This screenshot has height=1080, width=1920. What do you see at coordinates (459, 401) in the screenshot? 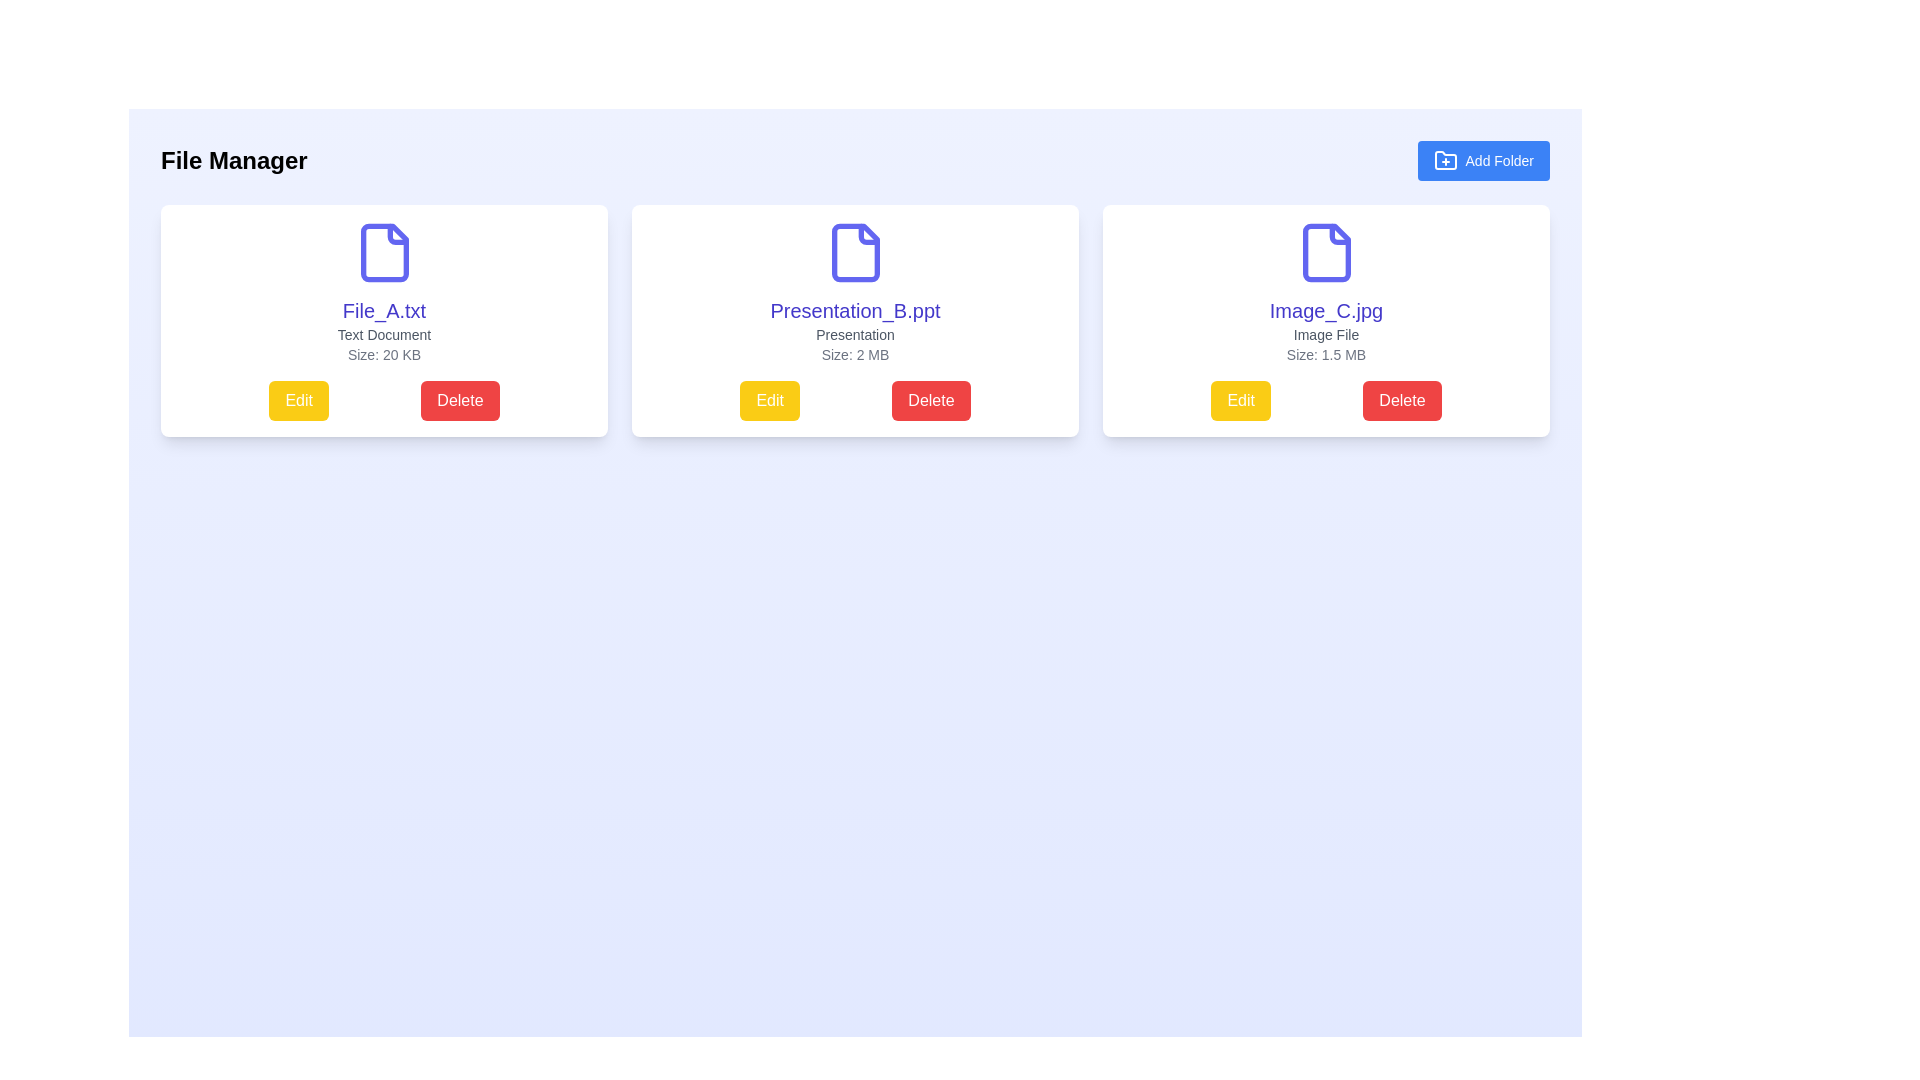
I see `the delete button located in the lower portion of the card for 'File_A.txt', positioned to the right of the yellow 'Edit' button, to observe the hover effect` at bounding box center [459, 401].